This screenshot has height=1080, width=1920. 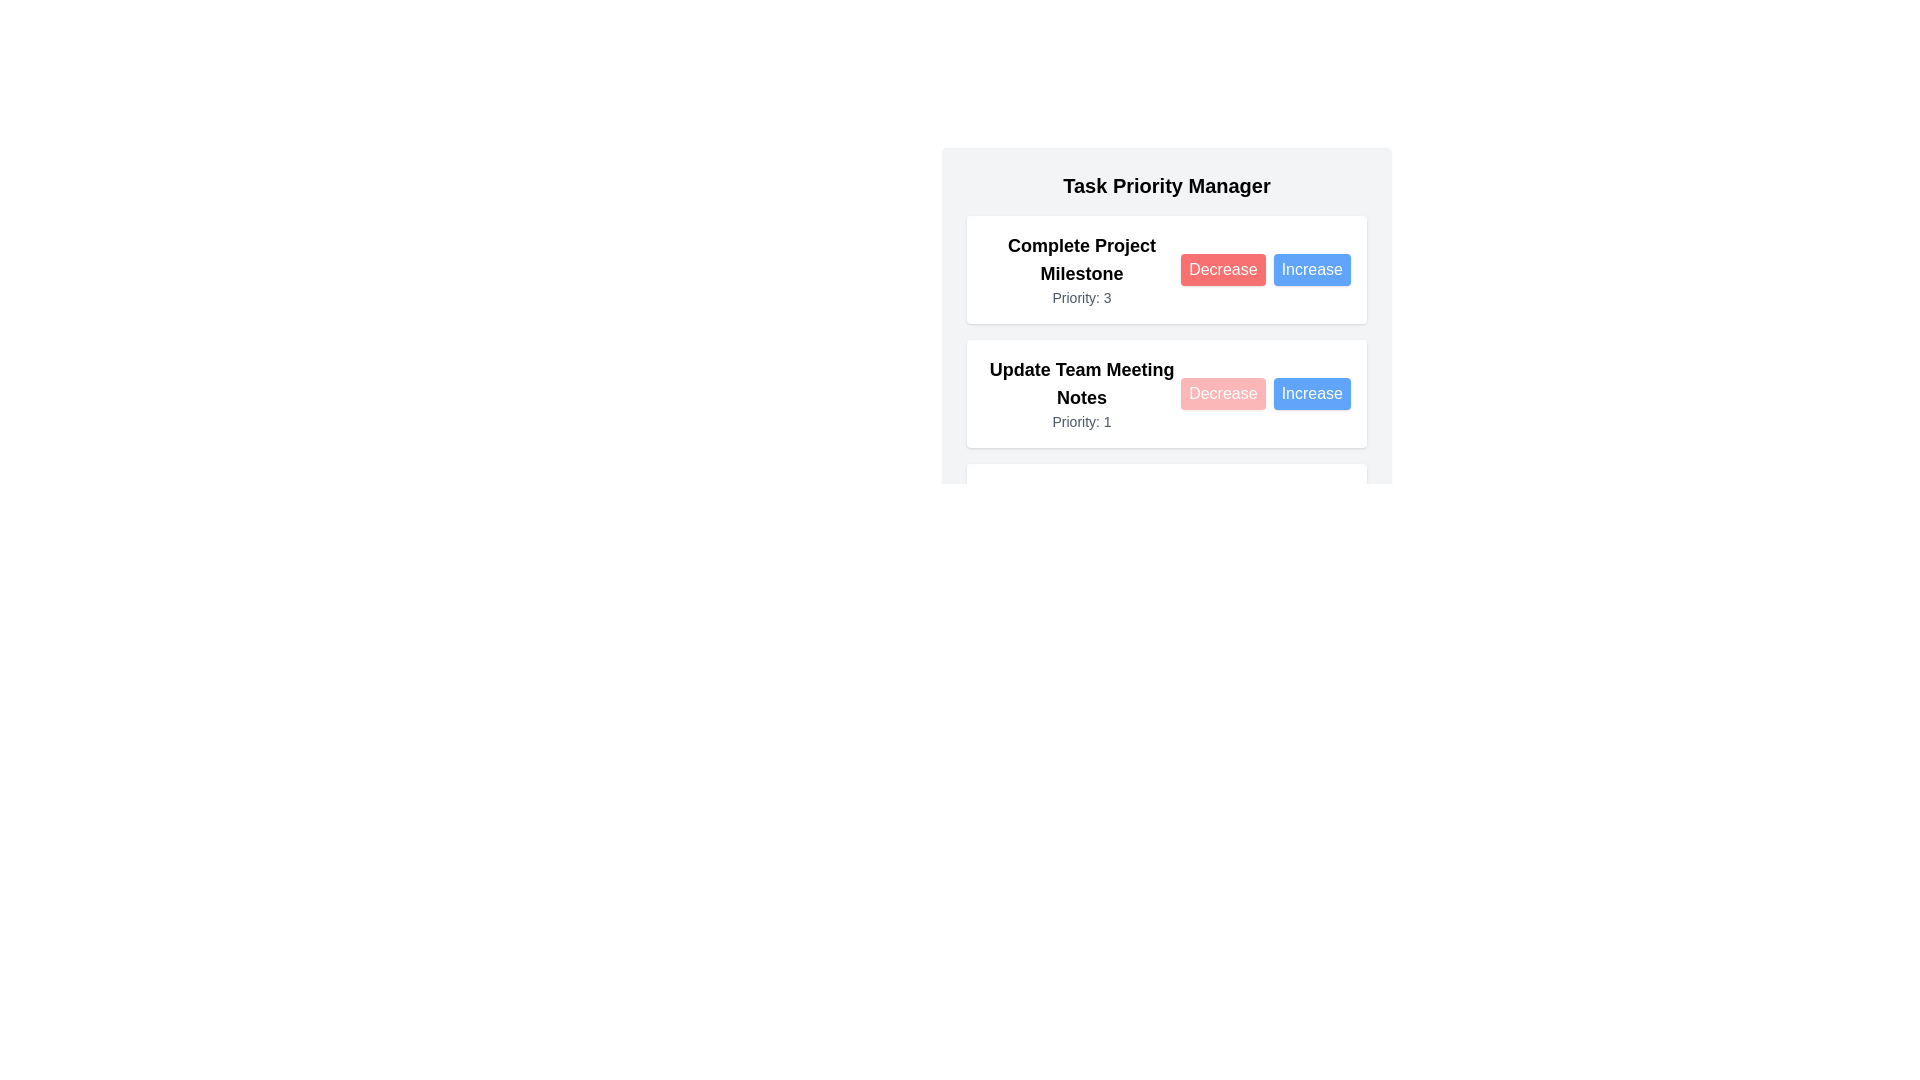 What do you see at coordinates (1311, 270) in the screenshot?
I see `the Increase button for the task 'Complete Project Milestone'` at bounding box center [1311, 270].